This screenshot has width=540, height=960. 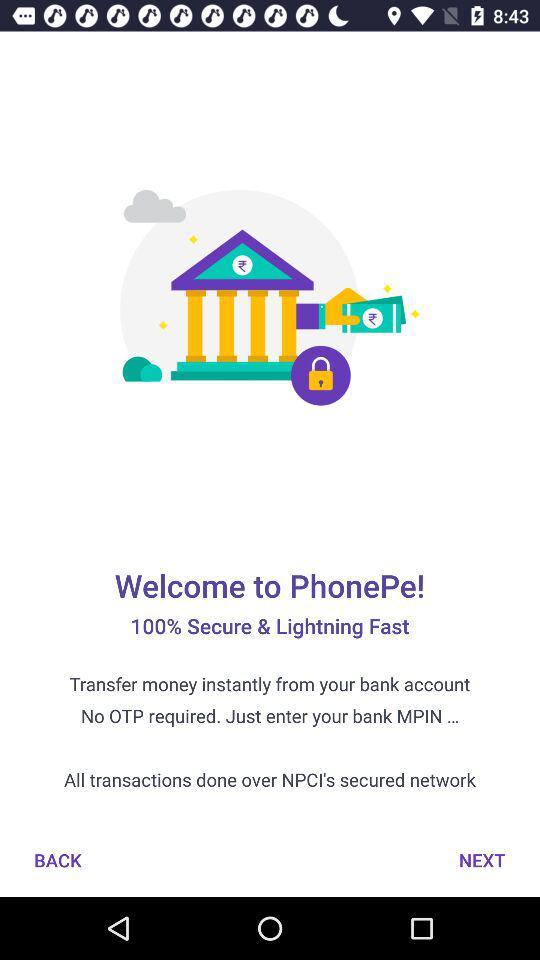 What do you see at coordinates (57, 859) in the screenshot?
I see `item below the transfer money instantly icon` at bounding box center [57, 859].